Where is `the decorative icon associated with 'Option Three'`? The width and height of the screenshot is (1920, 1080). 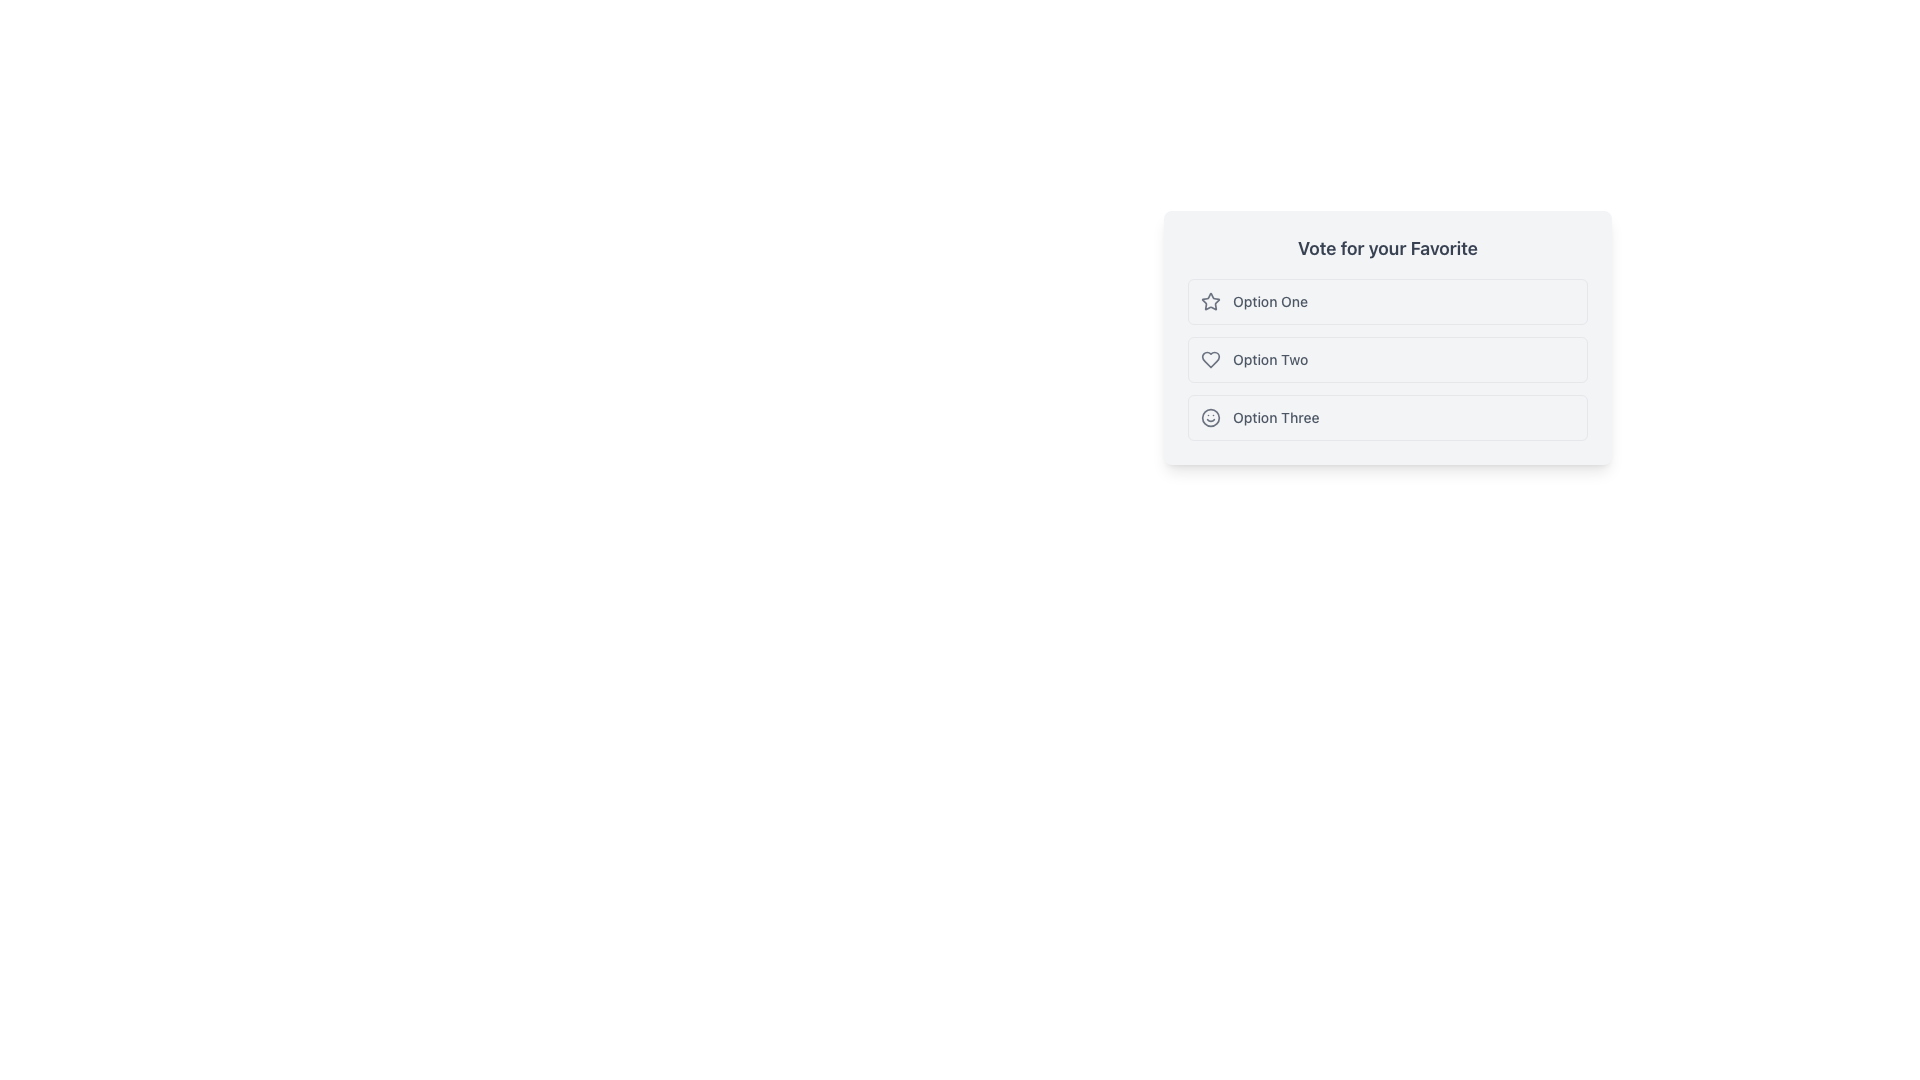 the decorative icon associated with 'Option Three' is located at coordinates (1209, 416).